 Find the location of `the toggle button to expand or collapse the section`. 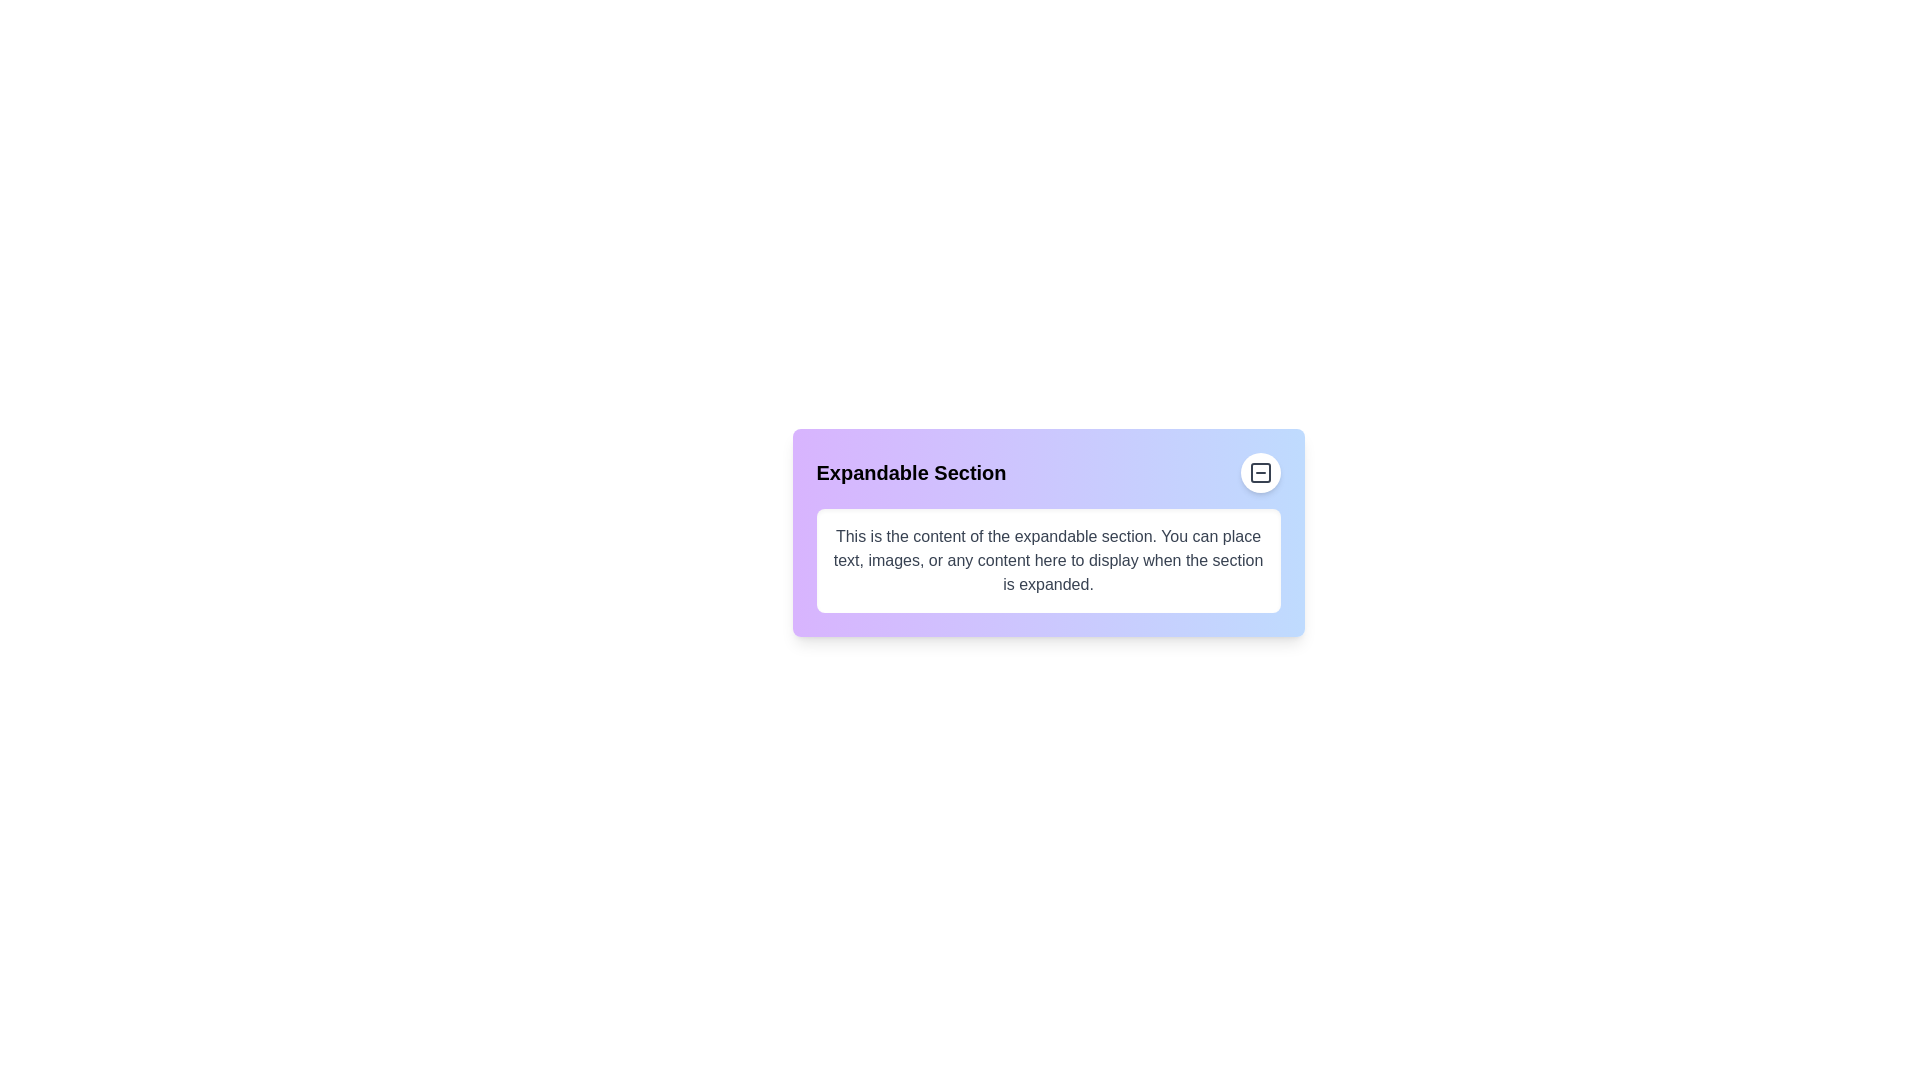

the toggle button to expand or collapse the section is located at coordinates (1259, 473).